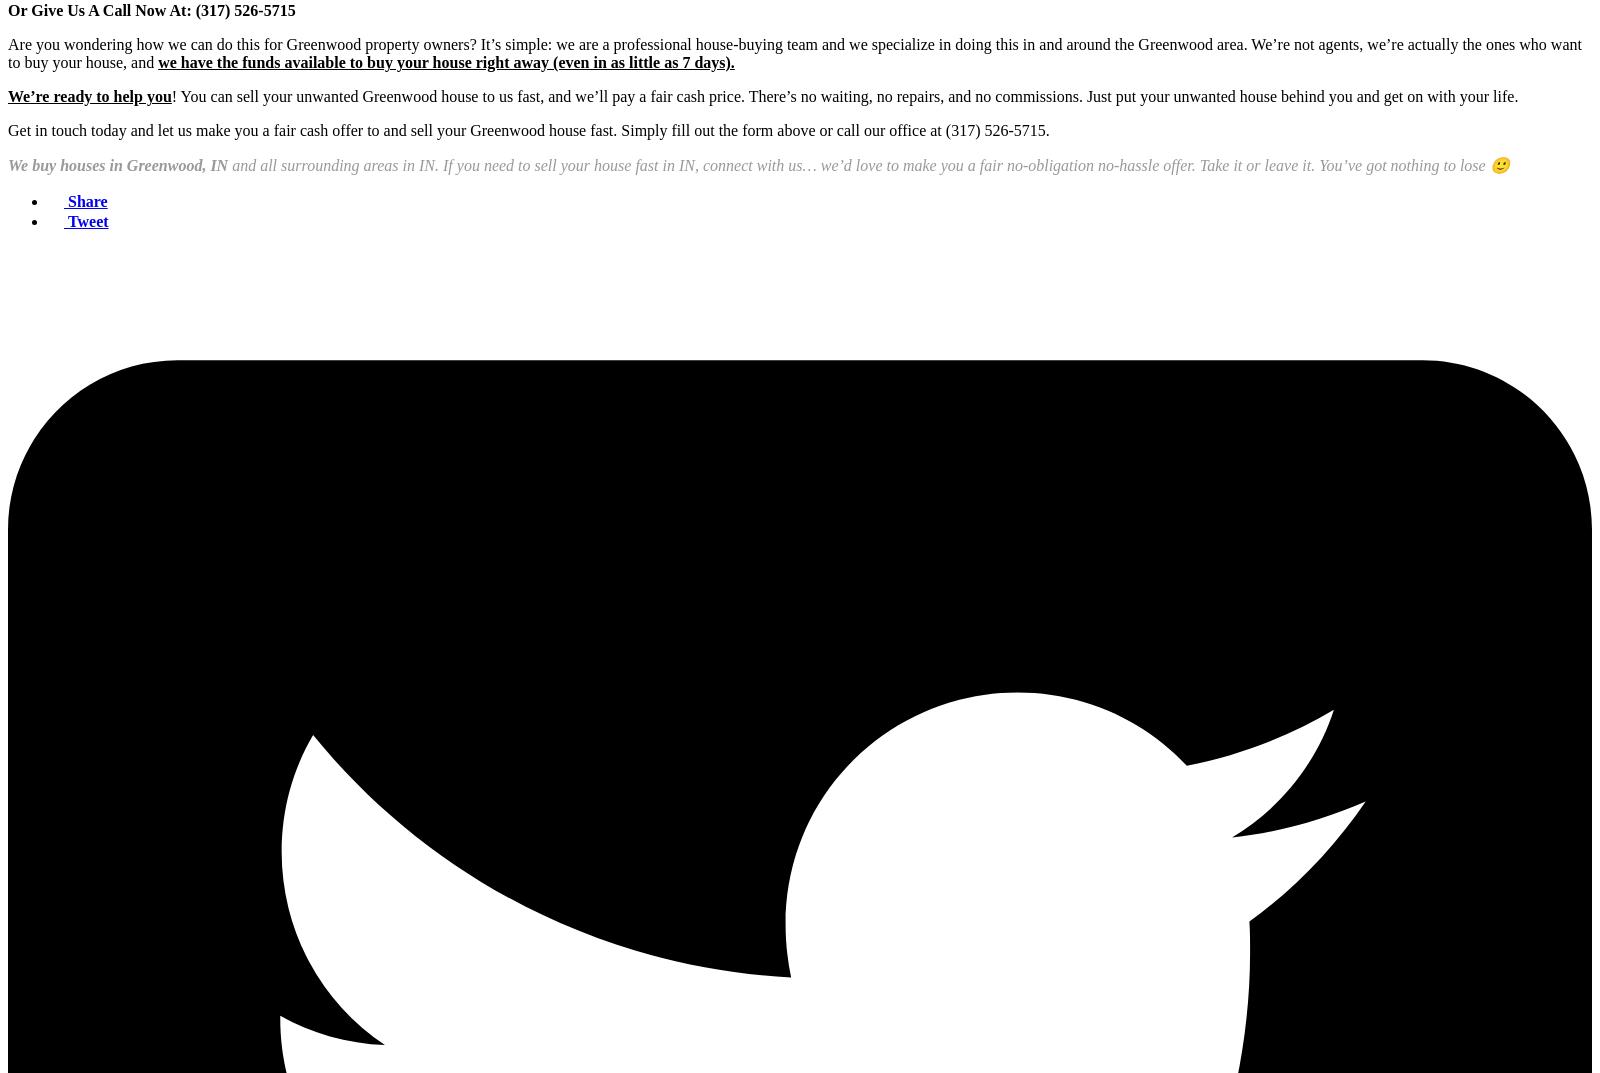  I want to click on 'and all surrounding areas in IN. If you need to sell your house fast in IN, connect with us… we’d love to make you a fair no-obligation no-hassle offer. Take it or leave it. You’ve got nothing to lose 🙂', so click(867, 164).